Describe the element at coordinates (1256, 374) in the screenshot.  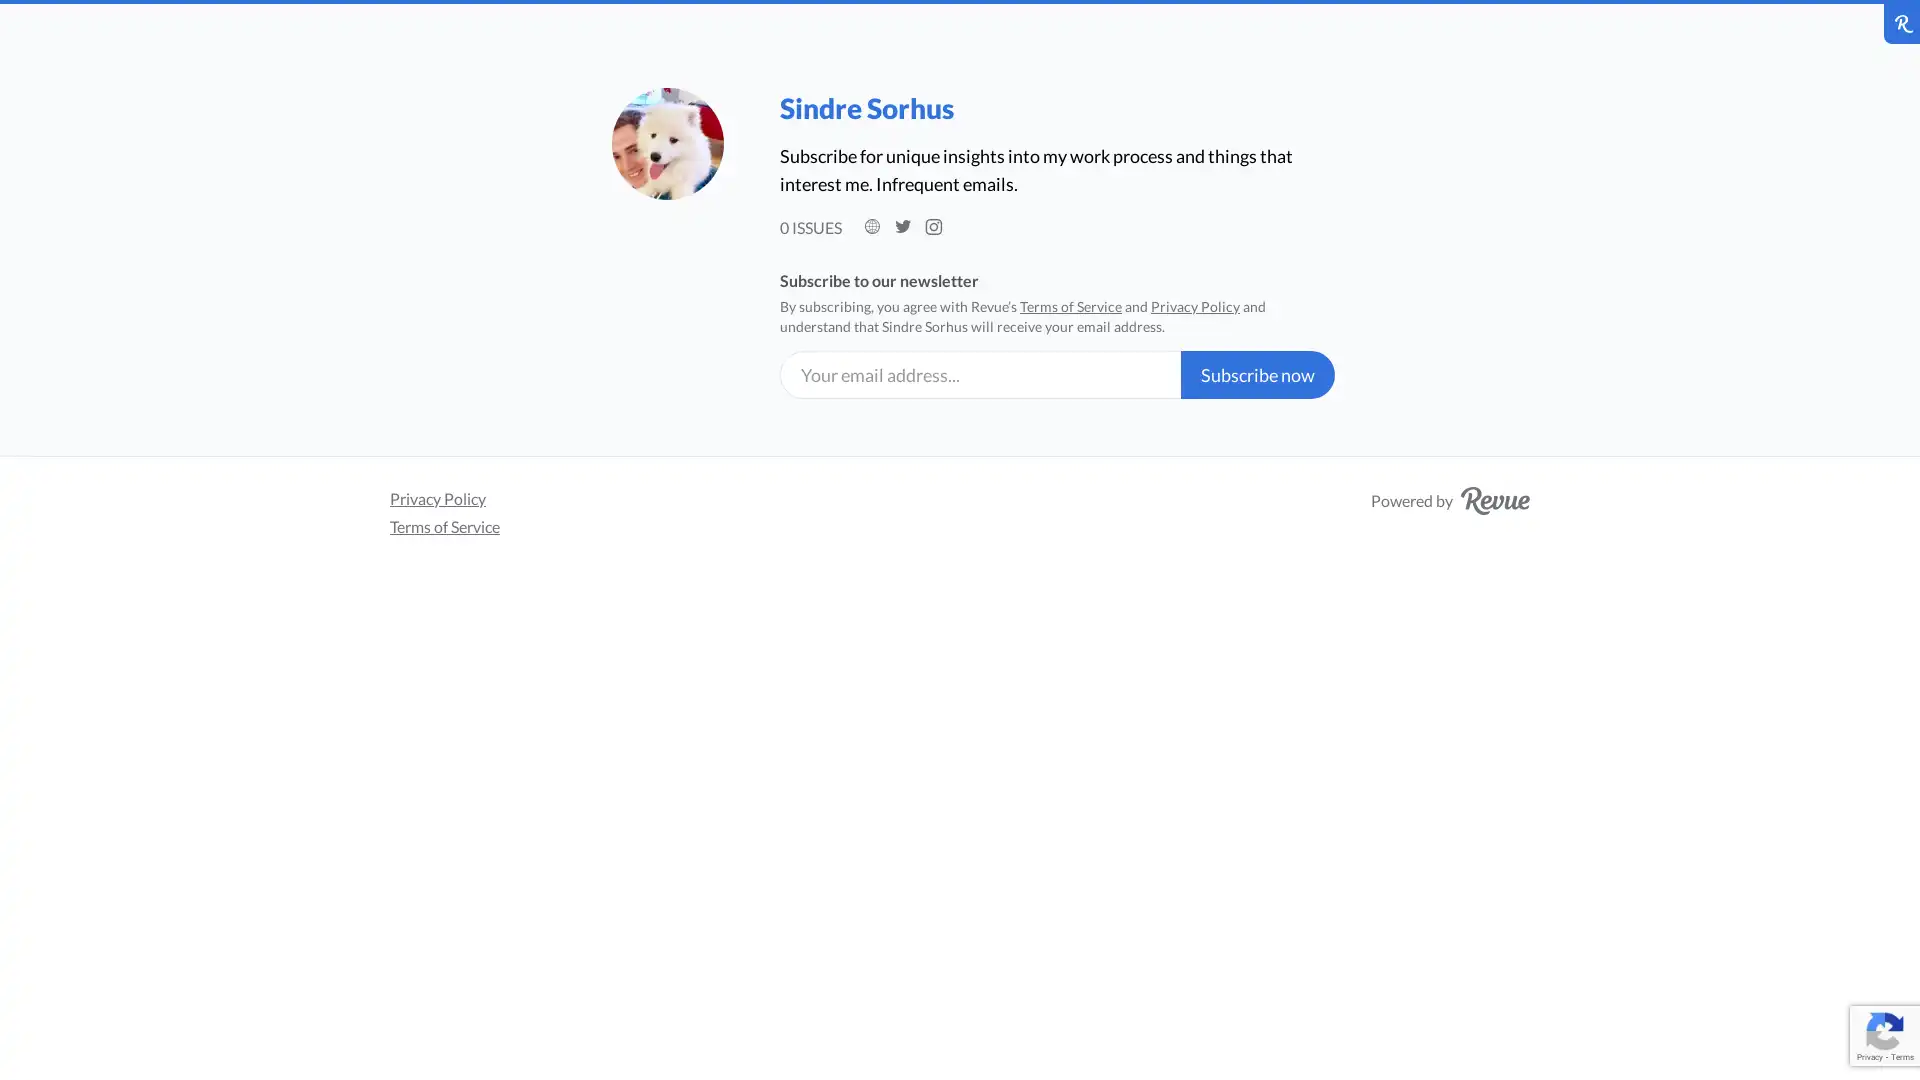
I see `Subscribe now` at that location.